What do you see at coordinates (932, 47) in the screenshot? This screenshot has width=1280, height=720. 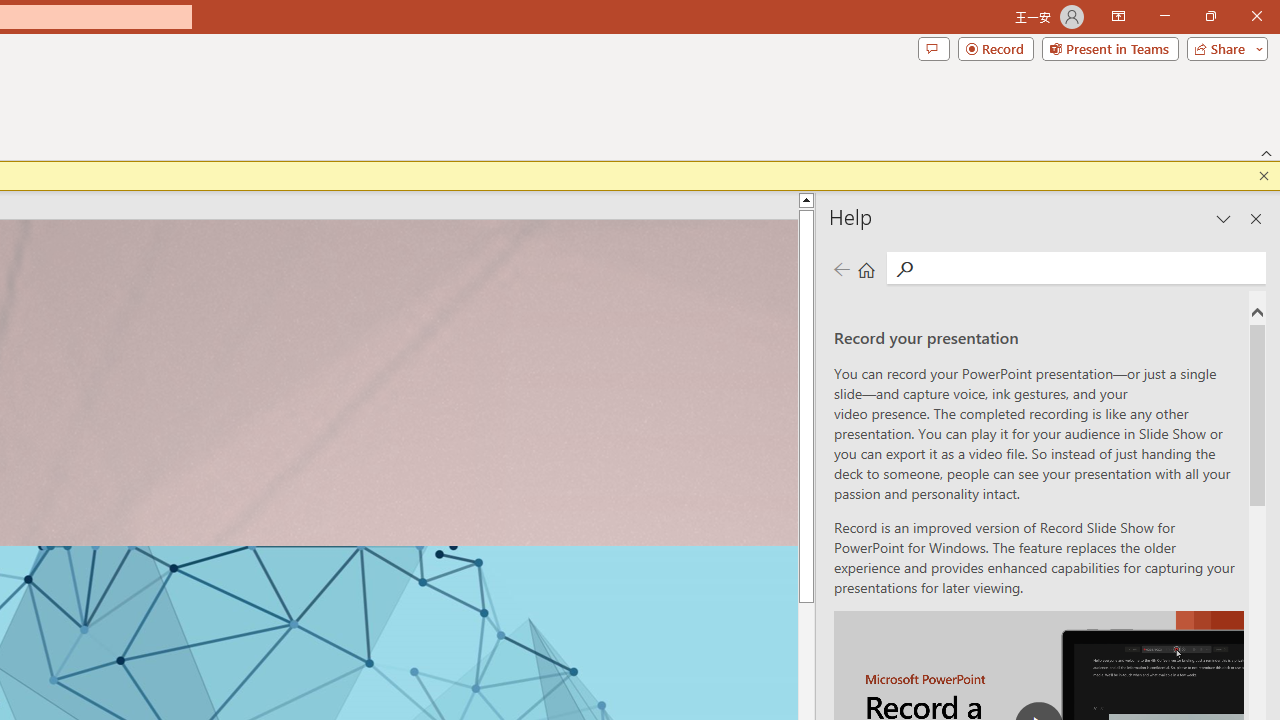 I see `'Comments'` at bounding box center [932, 47].